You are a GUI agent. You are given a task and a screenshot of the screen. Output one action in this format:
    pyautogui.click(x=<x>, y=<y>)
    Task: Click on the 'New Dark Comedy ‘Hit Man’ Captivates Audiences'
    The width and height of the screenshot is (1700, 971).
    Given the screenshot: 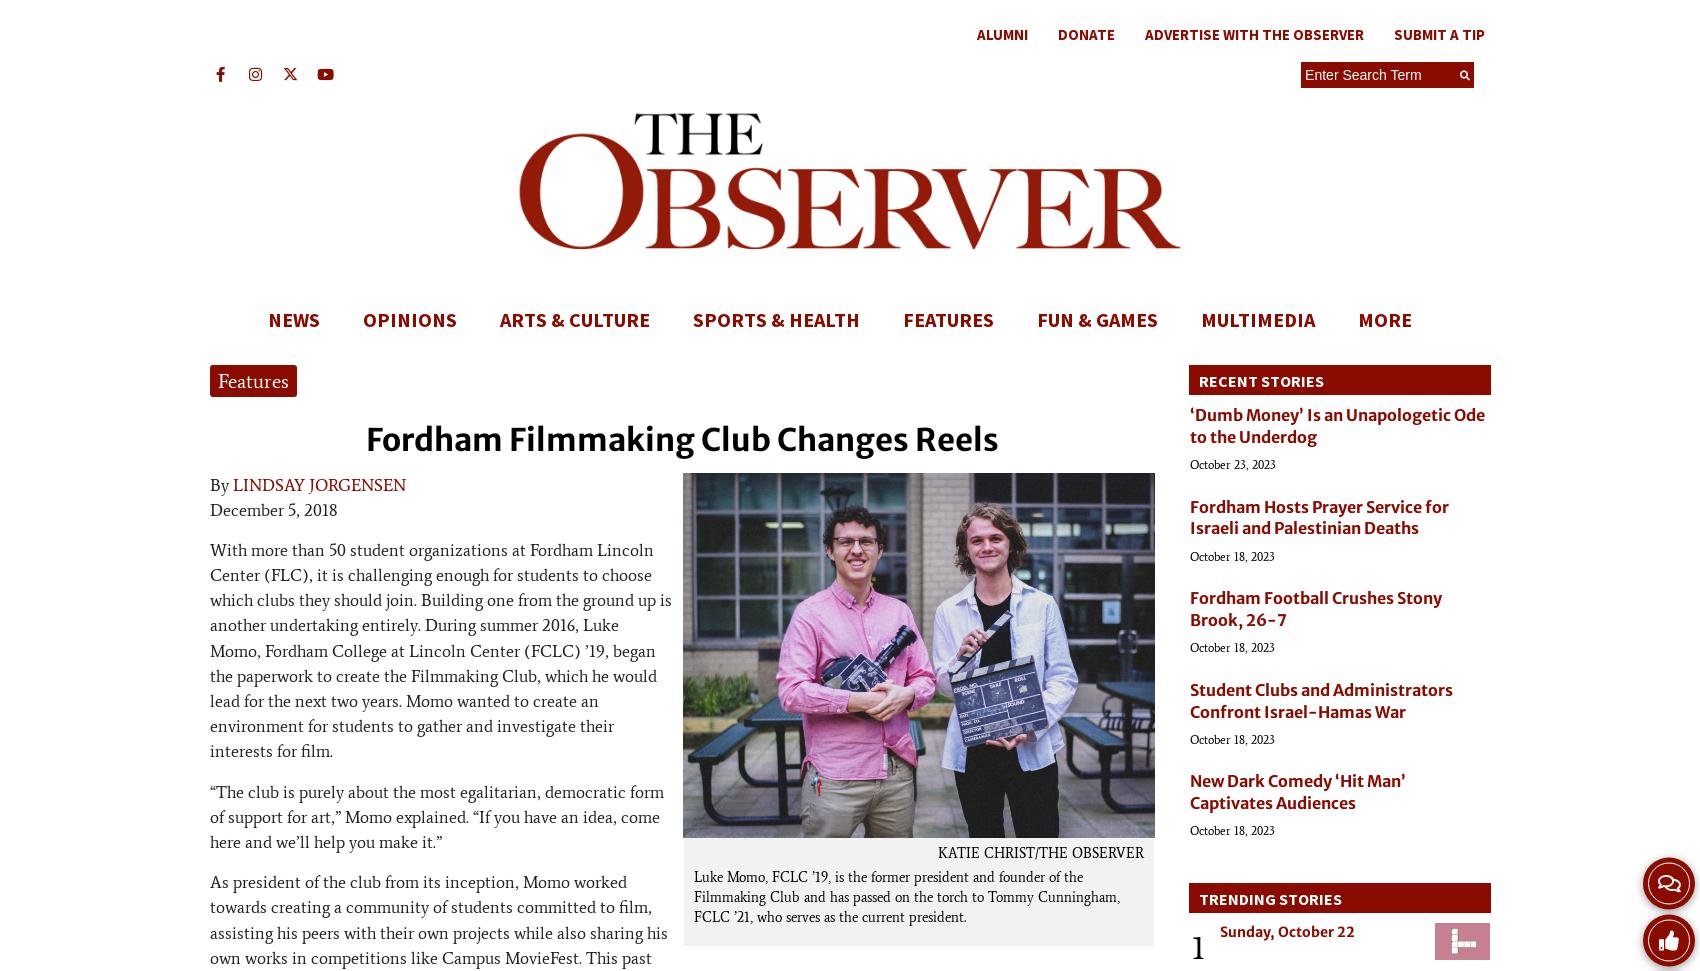 What is the action you would take?
    pyautogui.click(x=1189, y=792)
    